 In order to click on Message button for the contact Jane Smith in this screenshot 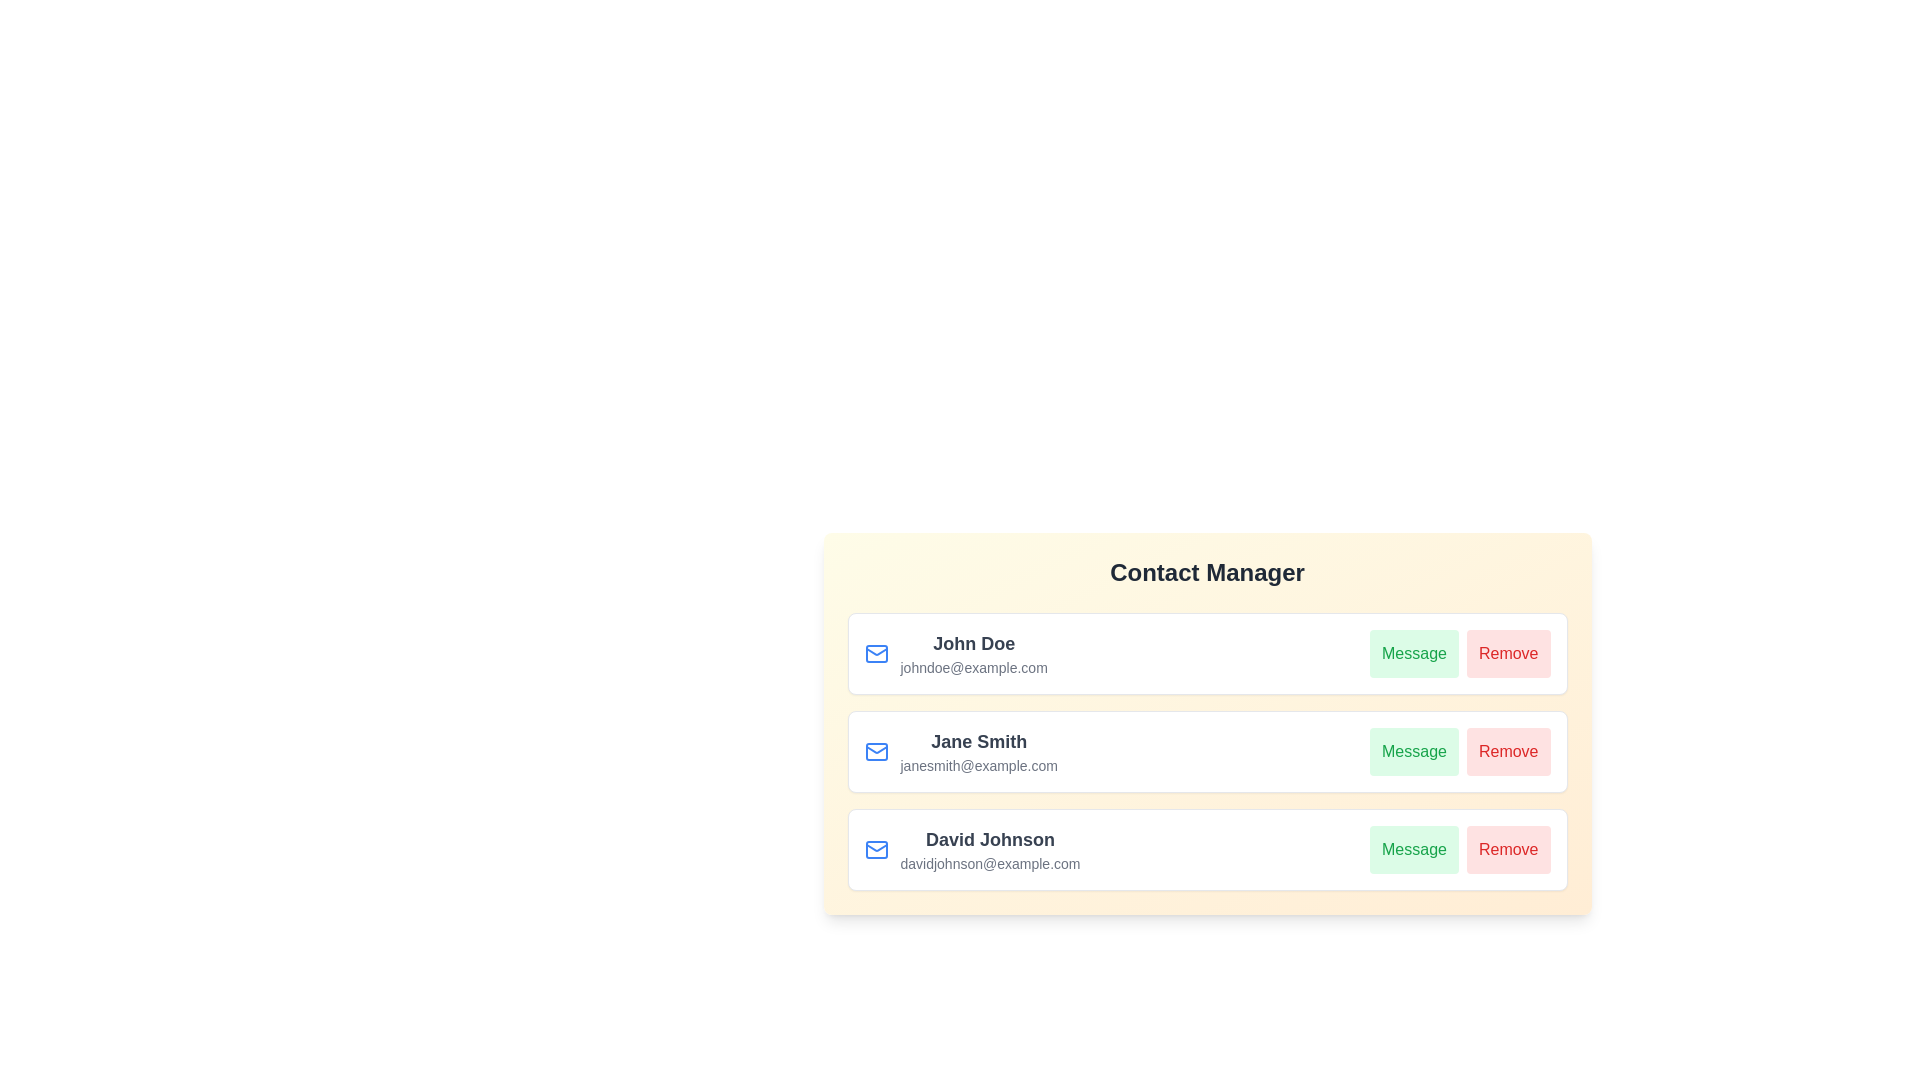, I will do `click(1413, 752)`.